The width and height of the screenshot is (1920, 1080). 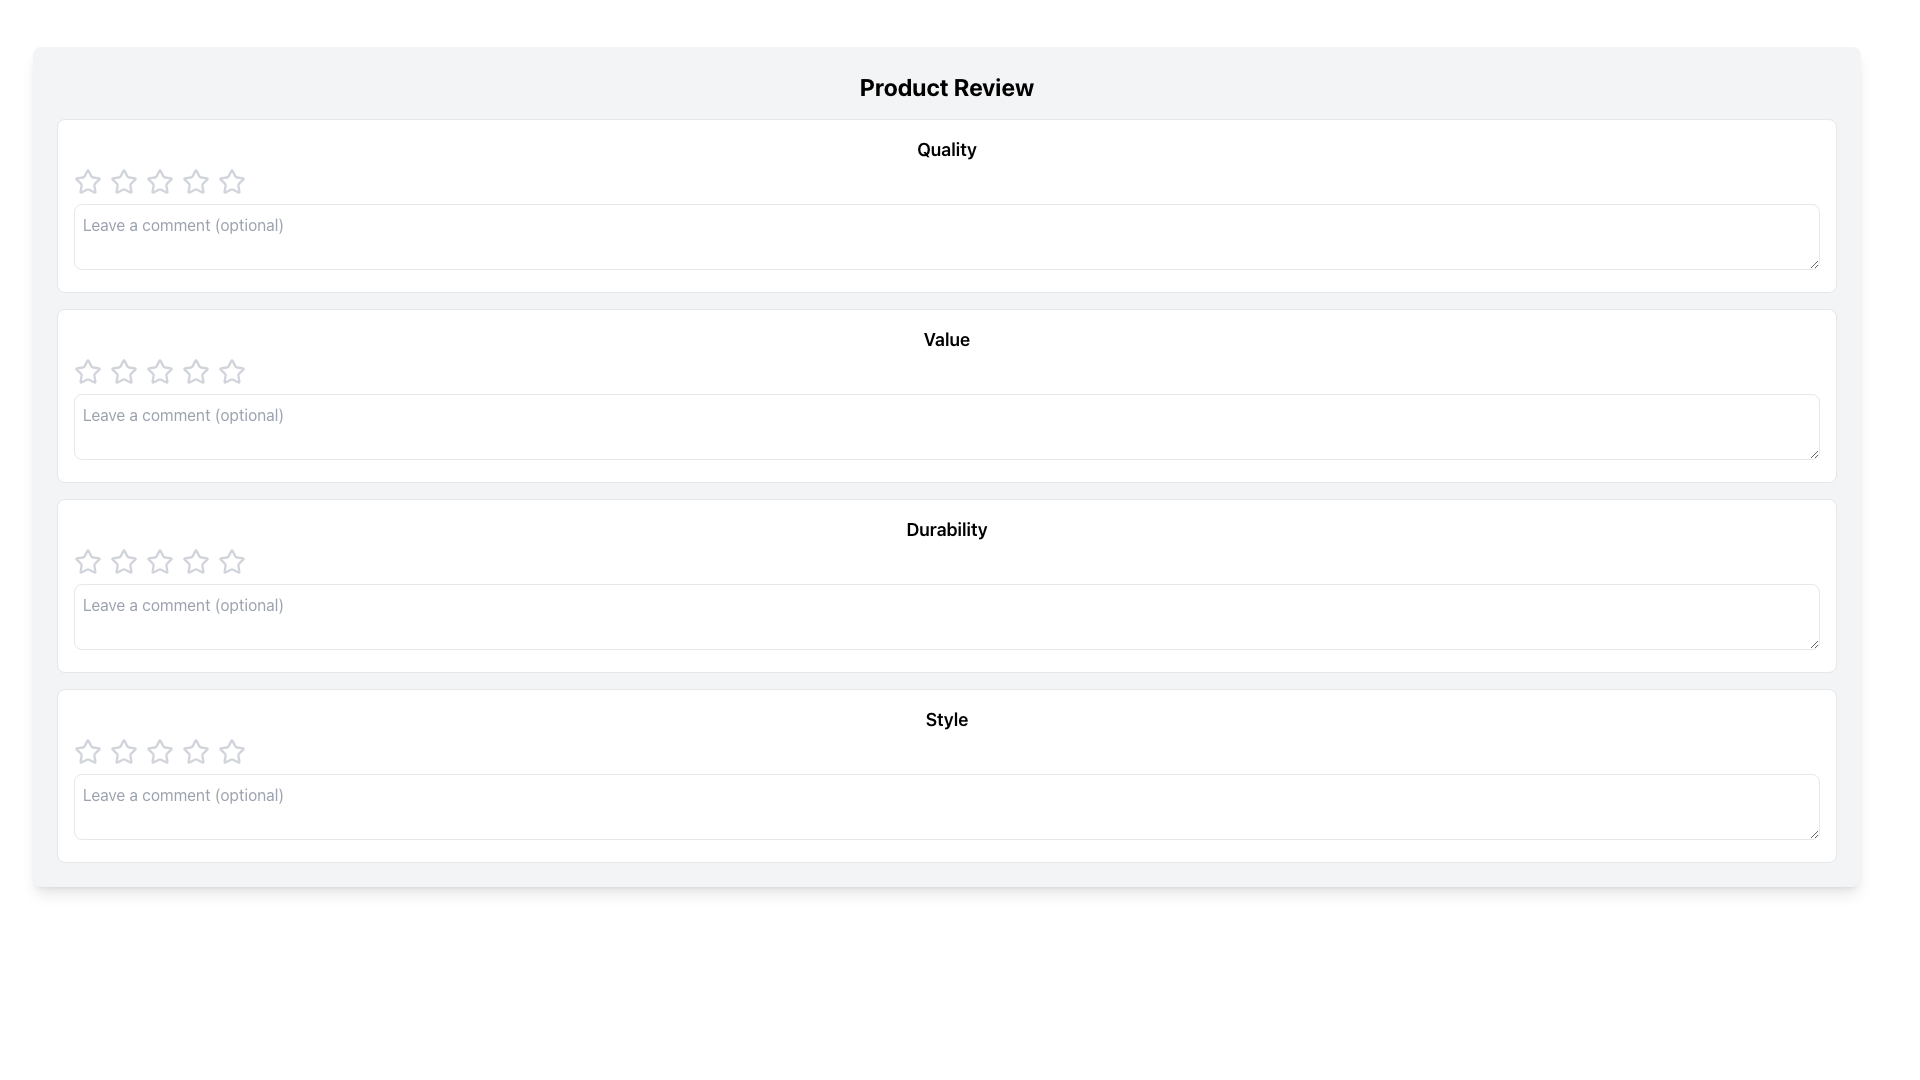 What do you see at coordinates (196, 751) in the screenshot?
I see `the first rating star icon in the 'Style' section` at bounding box center [196, 751].